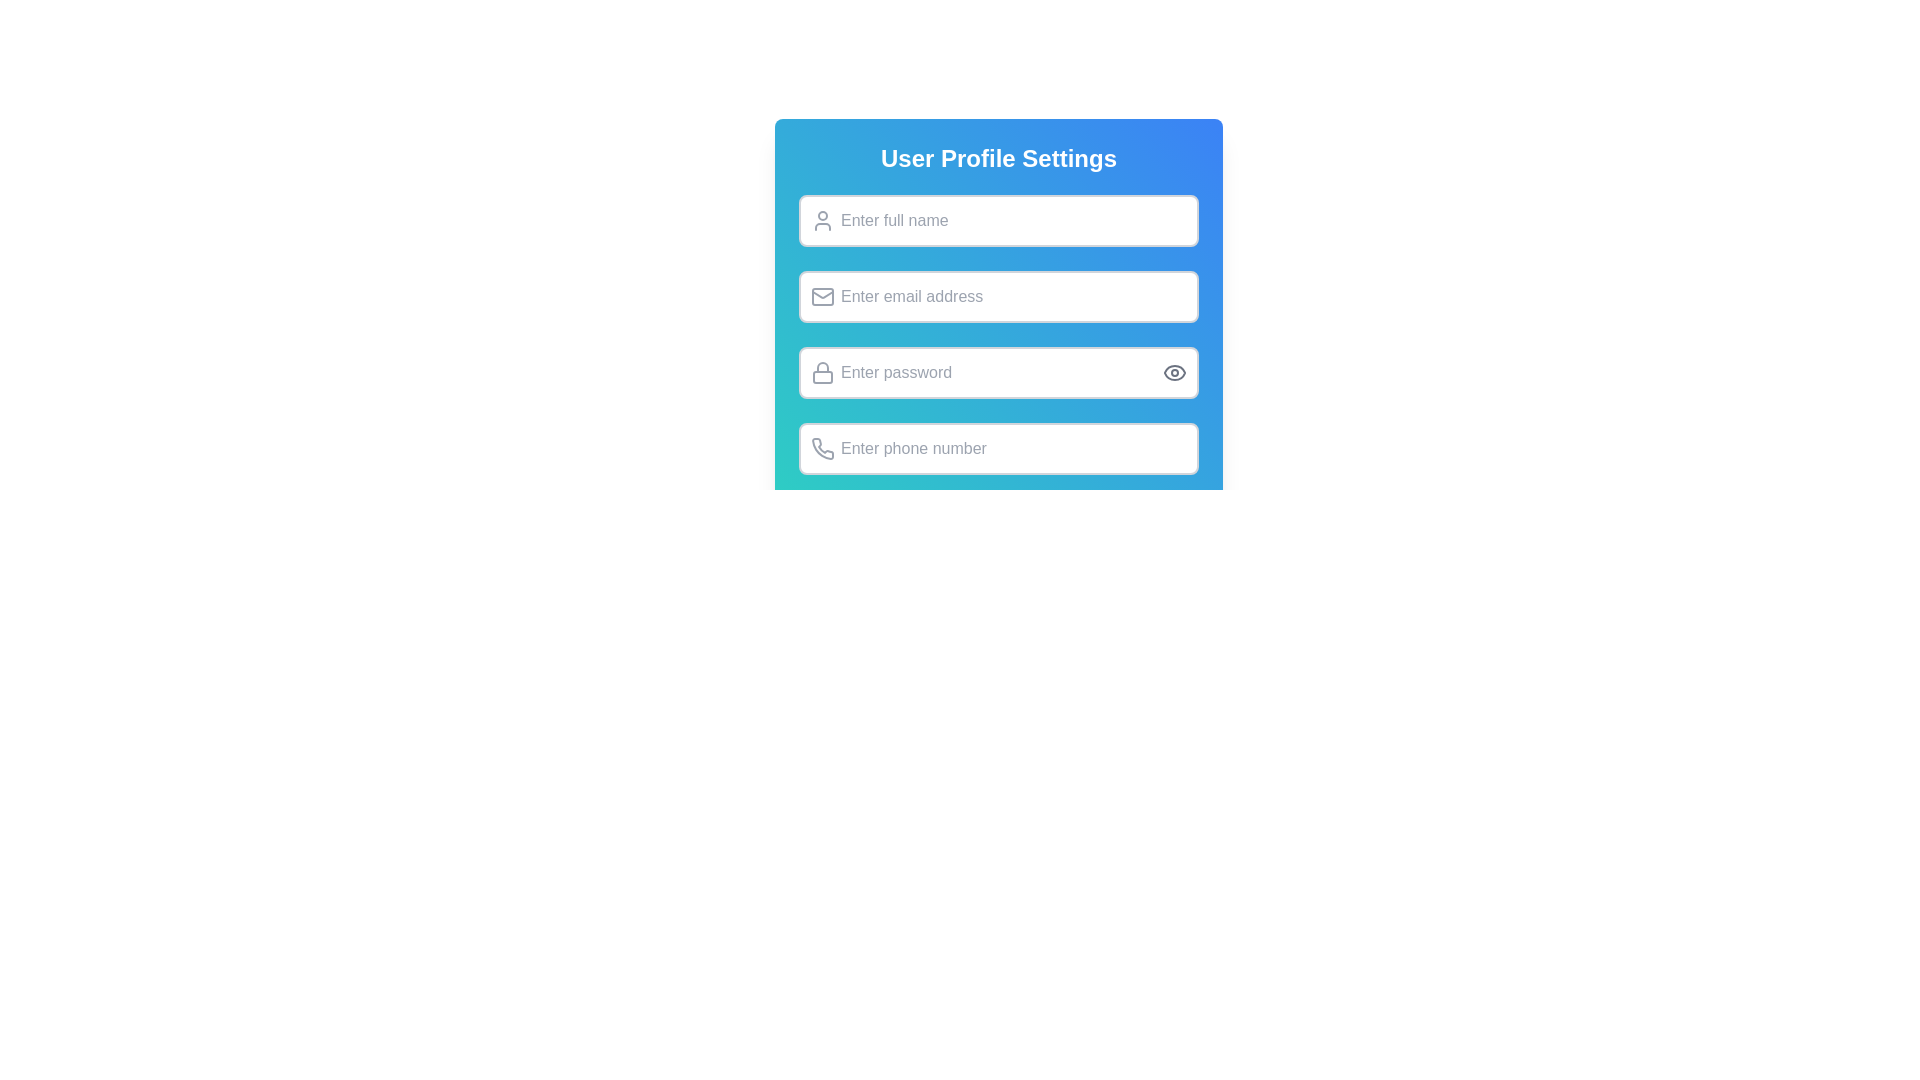  Describe the element at coordinates (822, 220) in the screenshot. I see `the user icon, which is a minimalist gray circular head with shoulders, located inside the 'Enter full name' input field at the top-left corner` at that location.